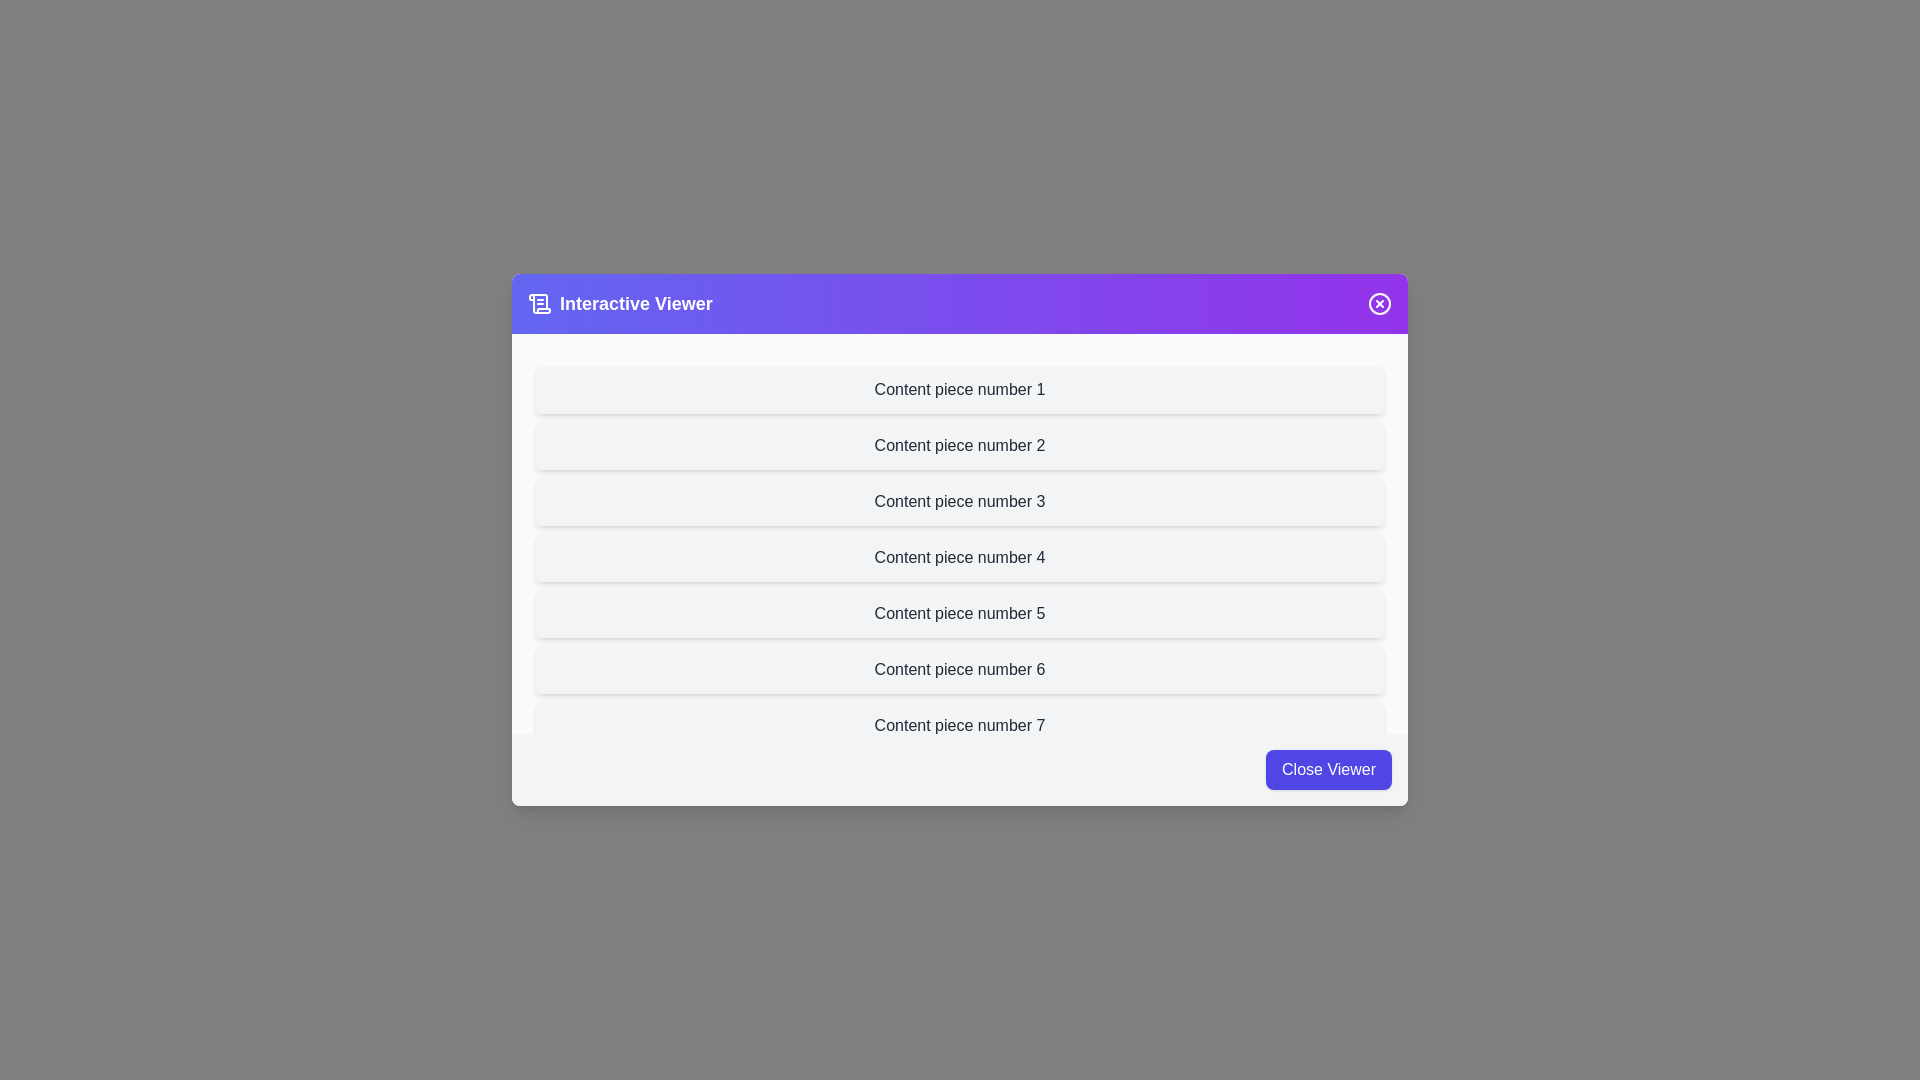  Describe the element at coordinates (1379, 304) in the screenshot. I see `the close button to dismiss the viewer` at that location.